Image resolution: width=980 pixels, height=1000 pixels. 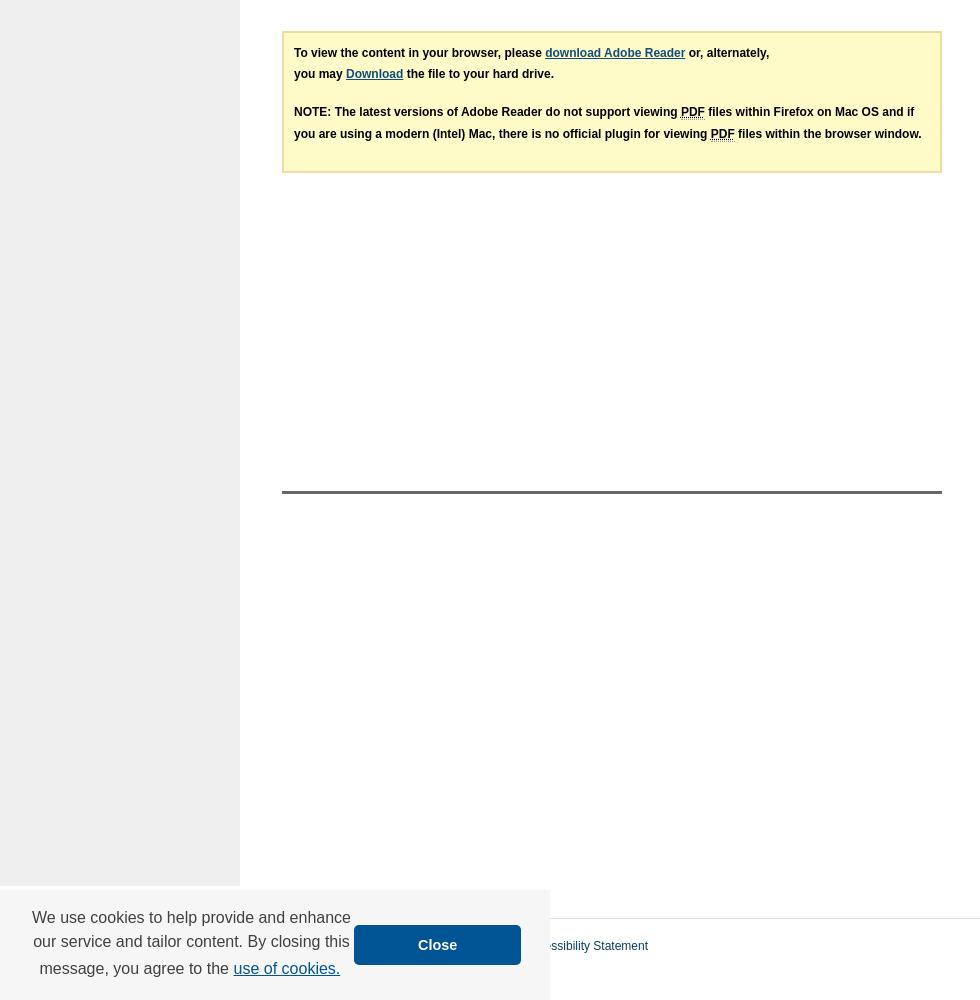 What do you see at coordinates (272, 969) in the screenshot?
I see `'Privacy'` at bounding box center [272, 969].